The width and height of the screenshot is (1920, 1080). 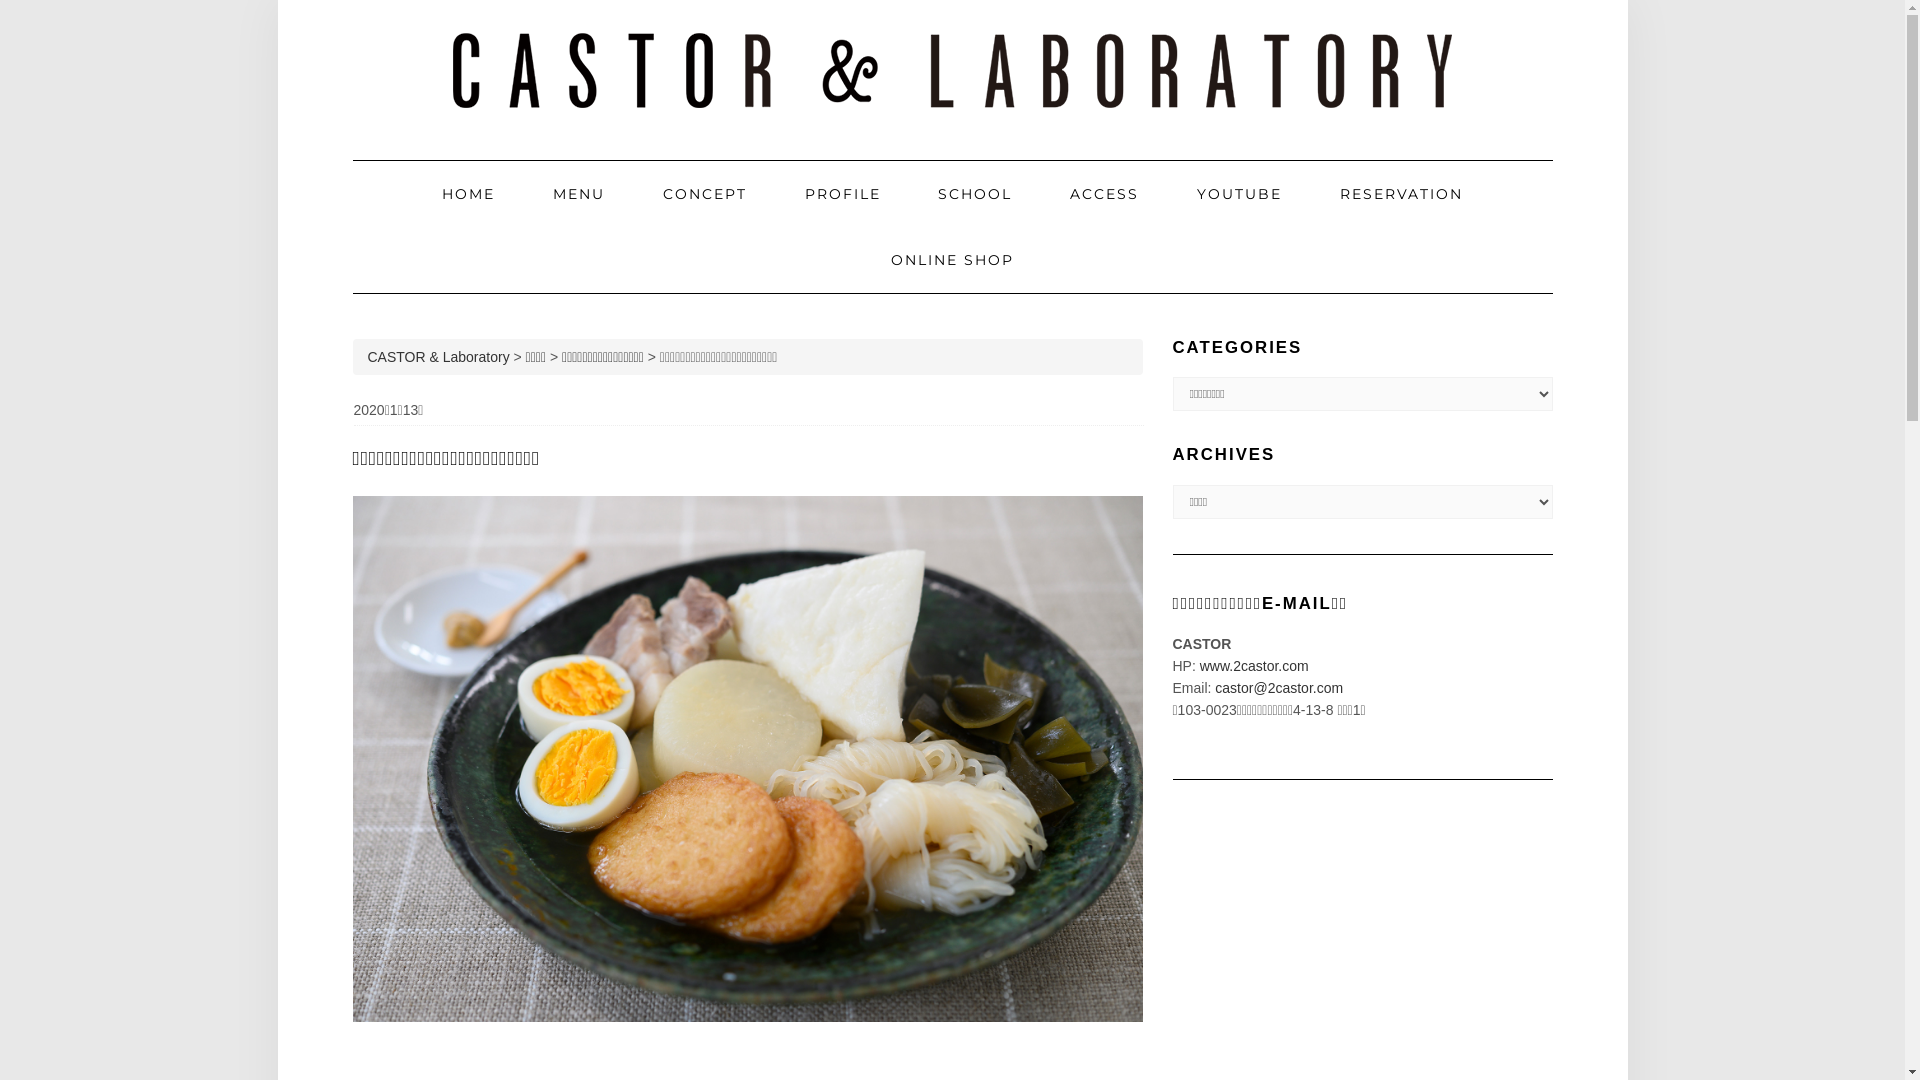 I want to click on 'CONCEPT', so click(x=705, y=193).